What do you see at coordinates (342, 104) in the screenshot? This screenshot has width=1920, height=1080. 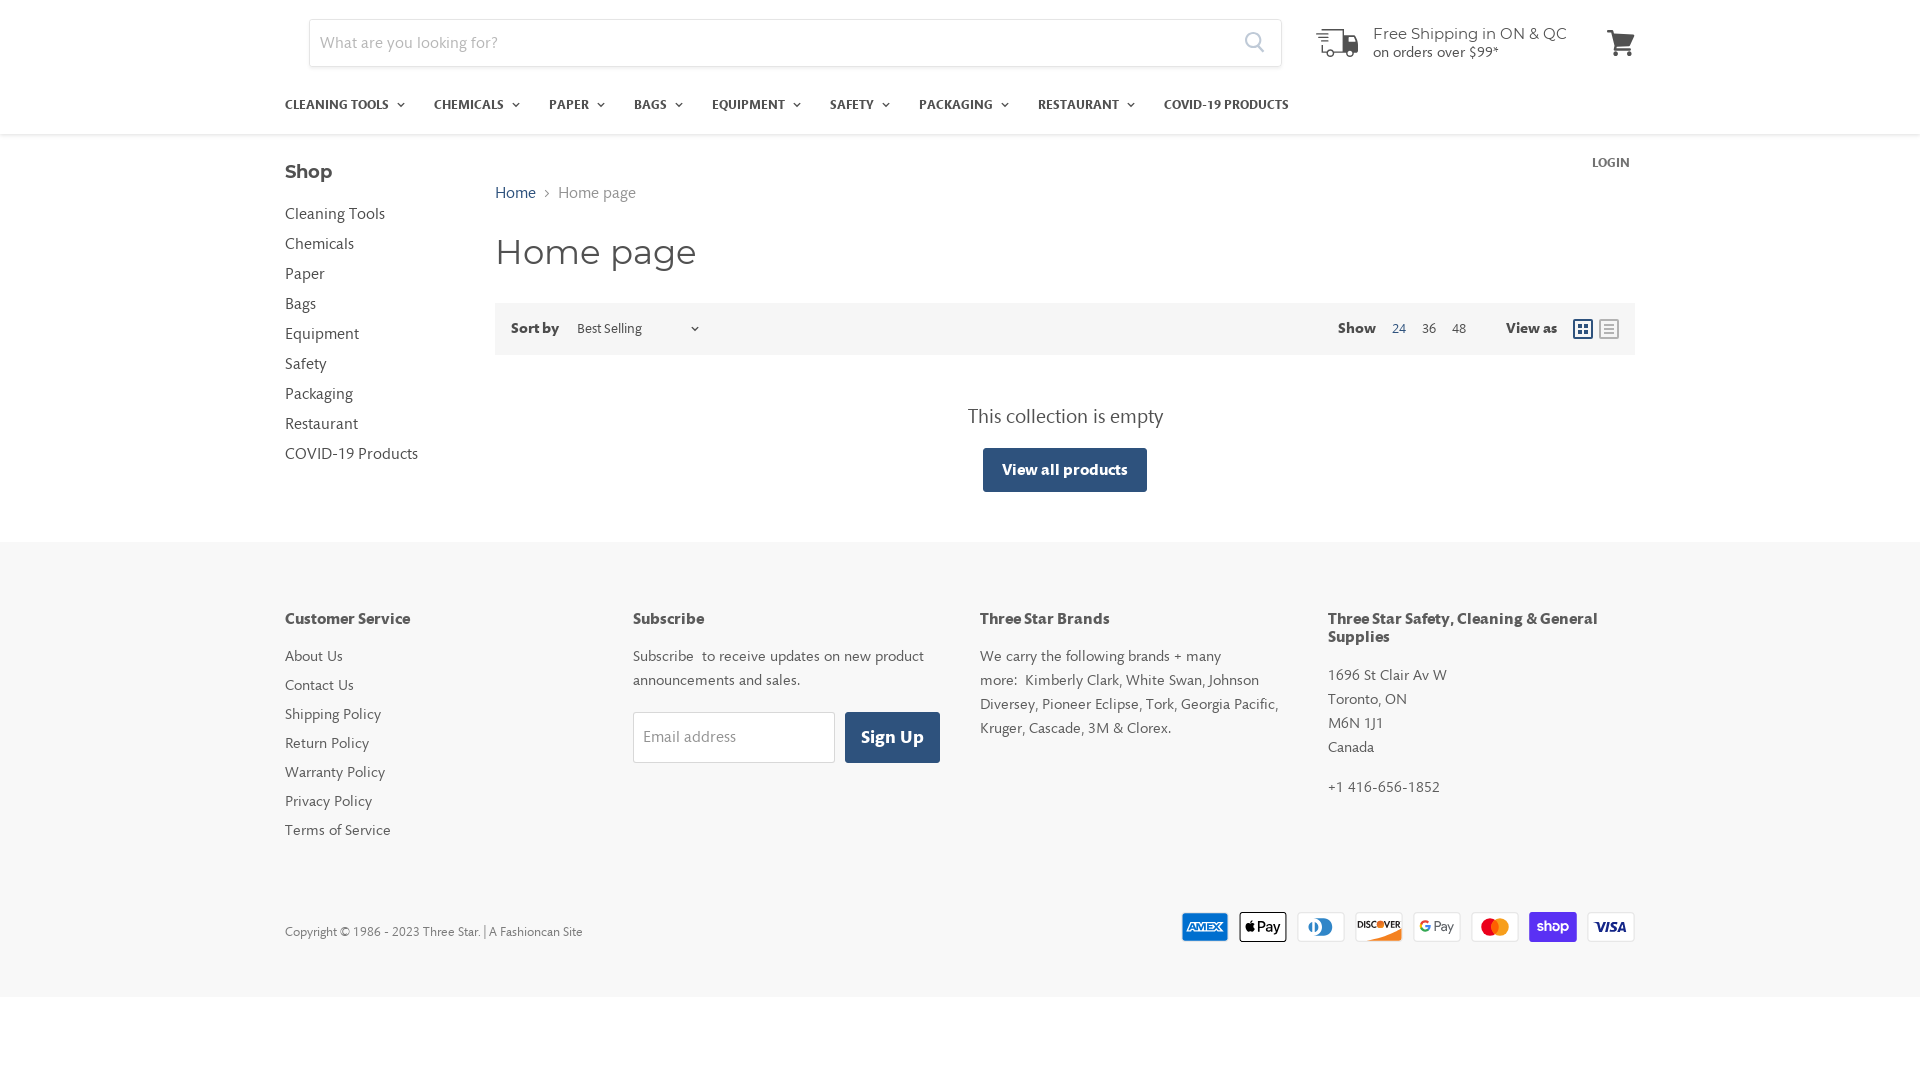 I see `'CLEANING TOOLS'` at bounding box center [342, 104].